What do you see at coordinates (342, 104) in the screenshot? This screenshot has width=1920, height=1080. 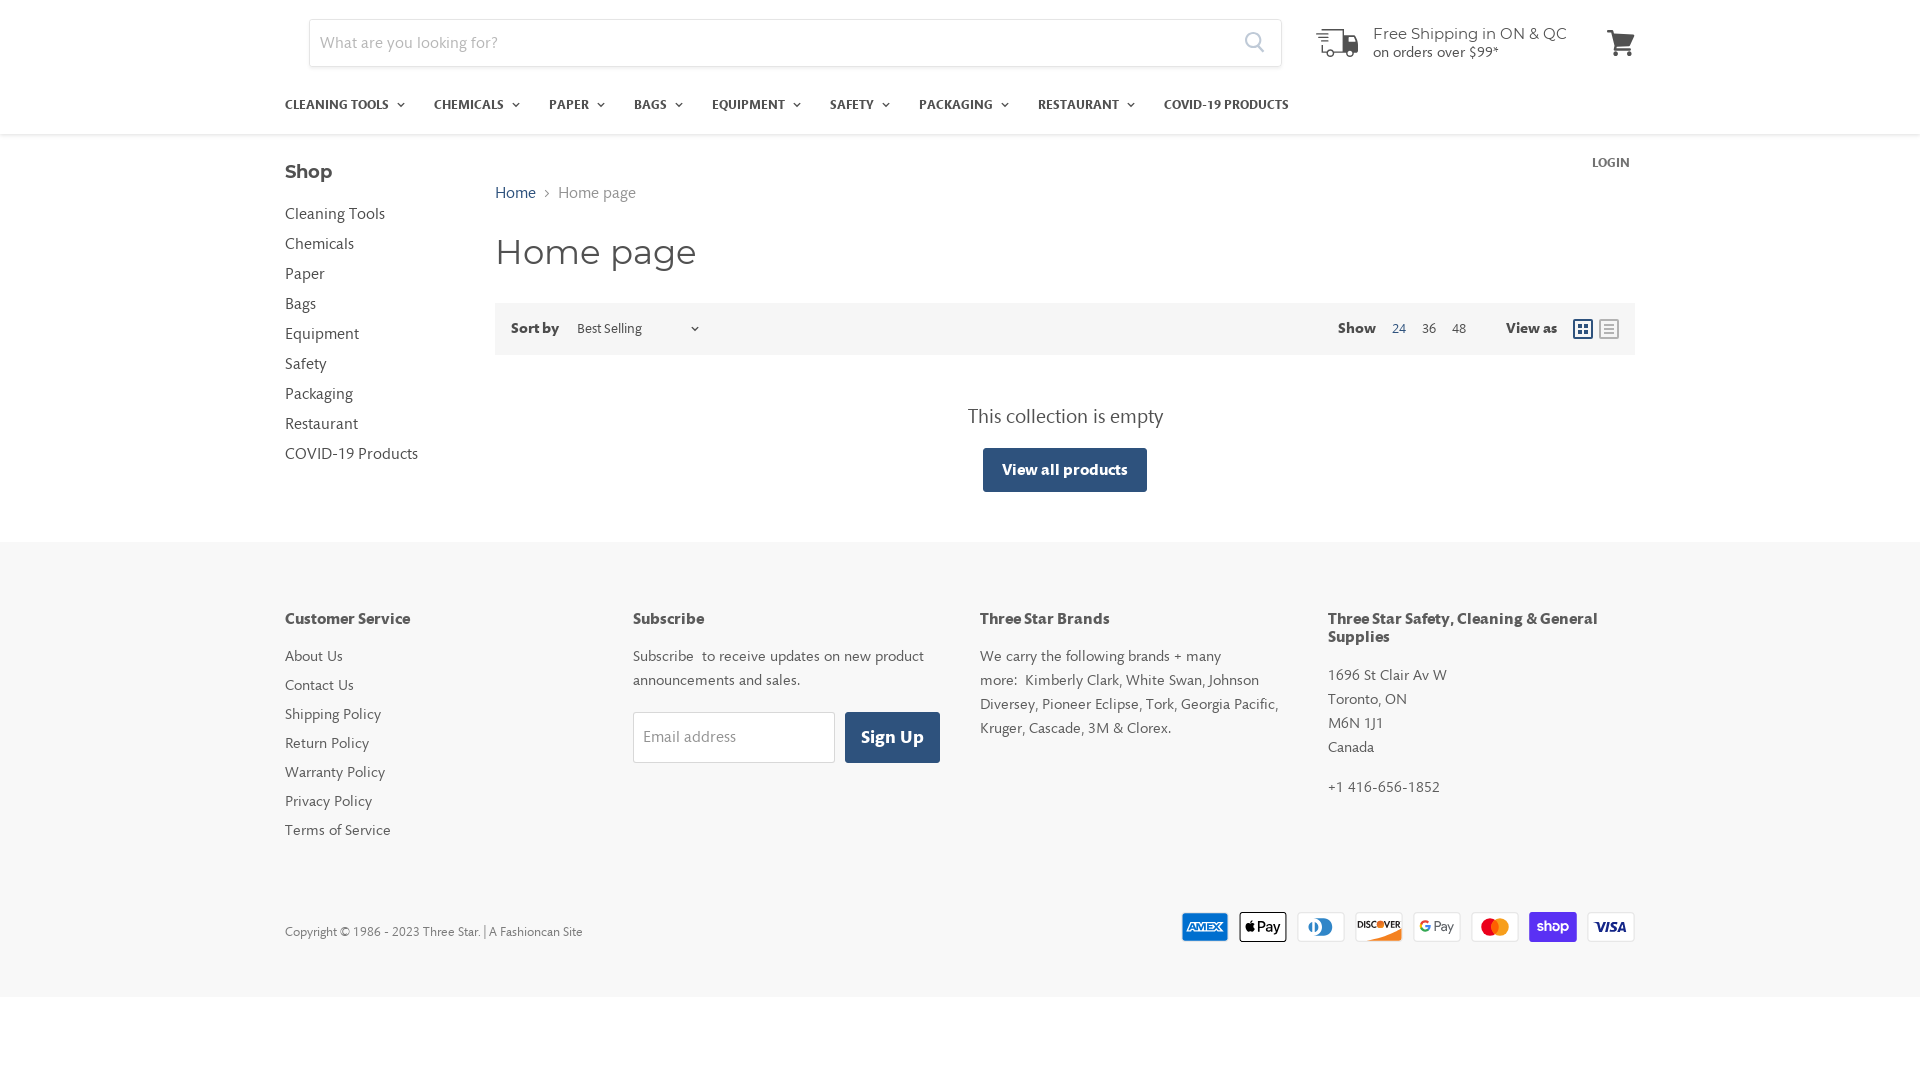 I see `'CLEANING TOOLS'` at bounding box center [342, 104].